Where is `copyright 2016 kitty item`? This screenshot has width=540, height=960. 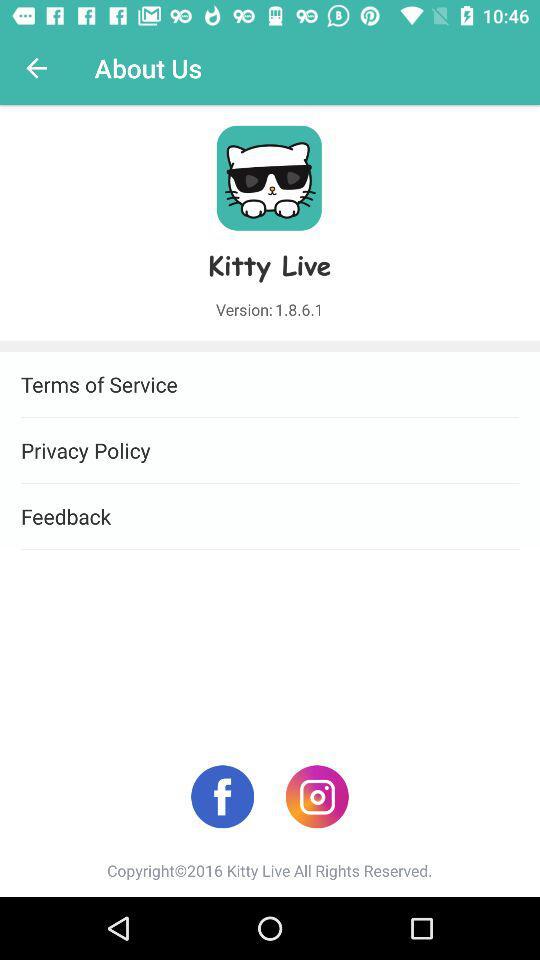 copyright 2016 kitty item is located at coordinates (269, 869).